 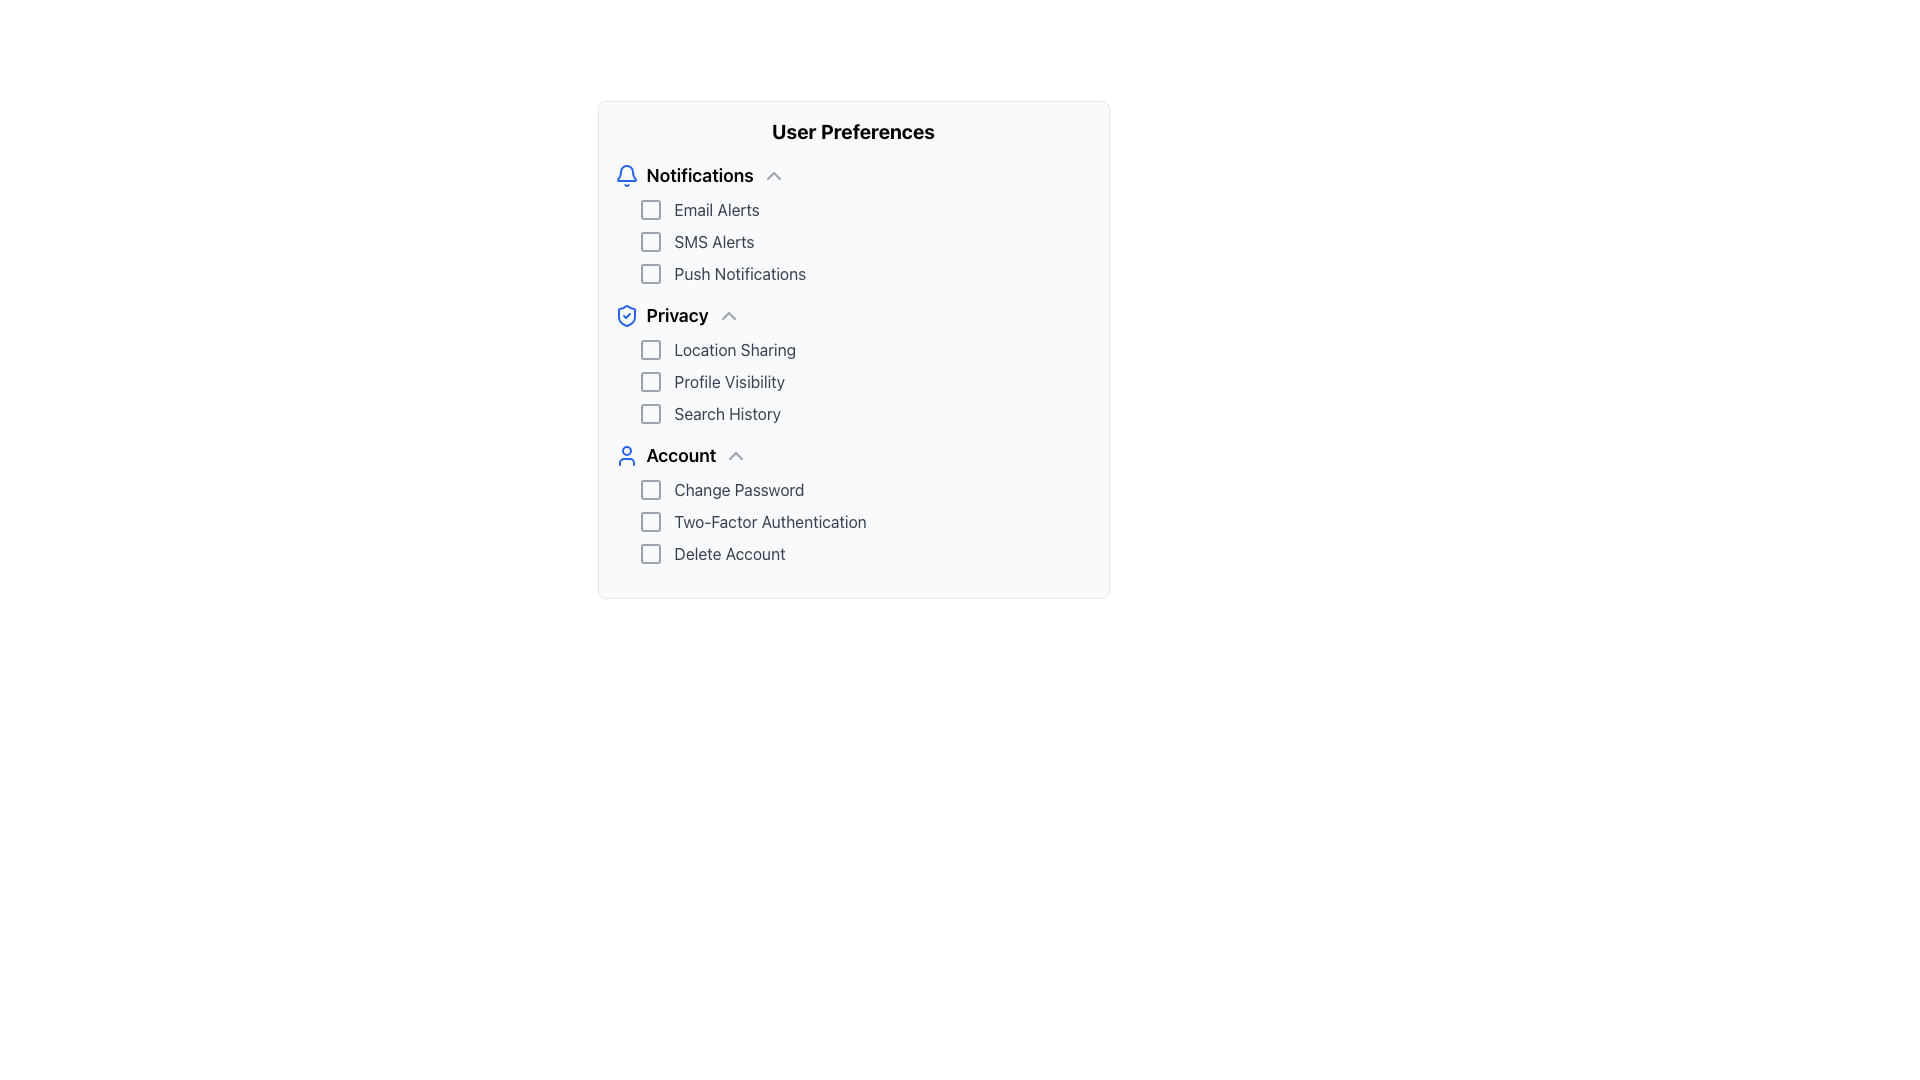 I want to click on the checkbox for the 'Change Password' option in the collapsible 'Account' section of the 'User Preferences' interface, so click(x=853, y=503).